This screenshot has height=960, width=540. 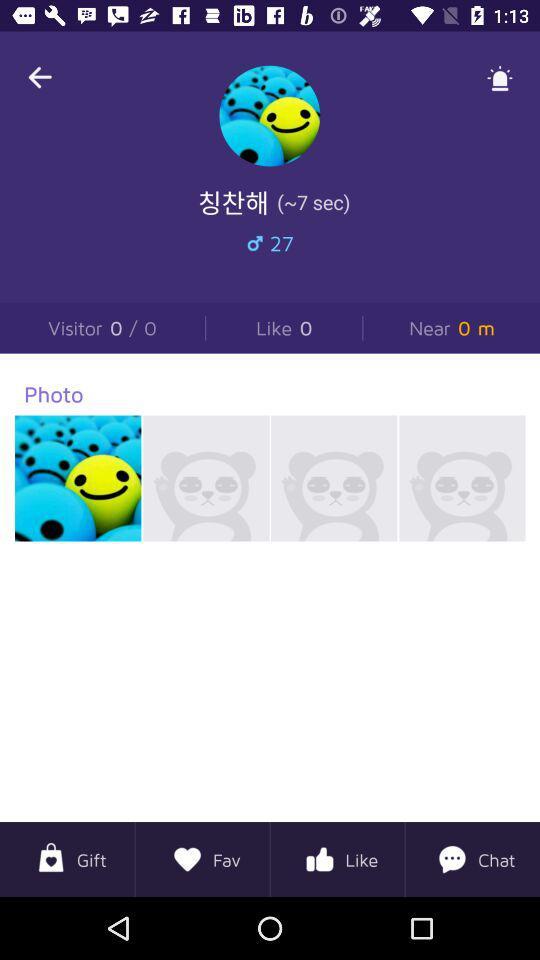 What do you see at coordinates (40, 77) in the screenshot?
I see `the top left arrow which is in blue background` at bounding box center [40, 77].